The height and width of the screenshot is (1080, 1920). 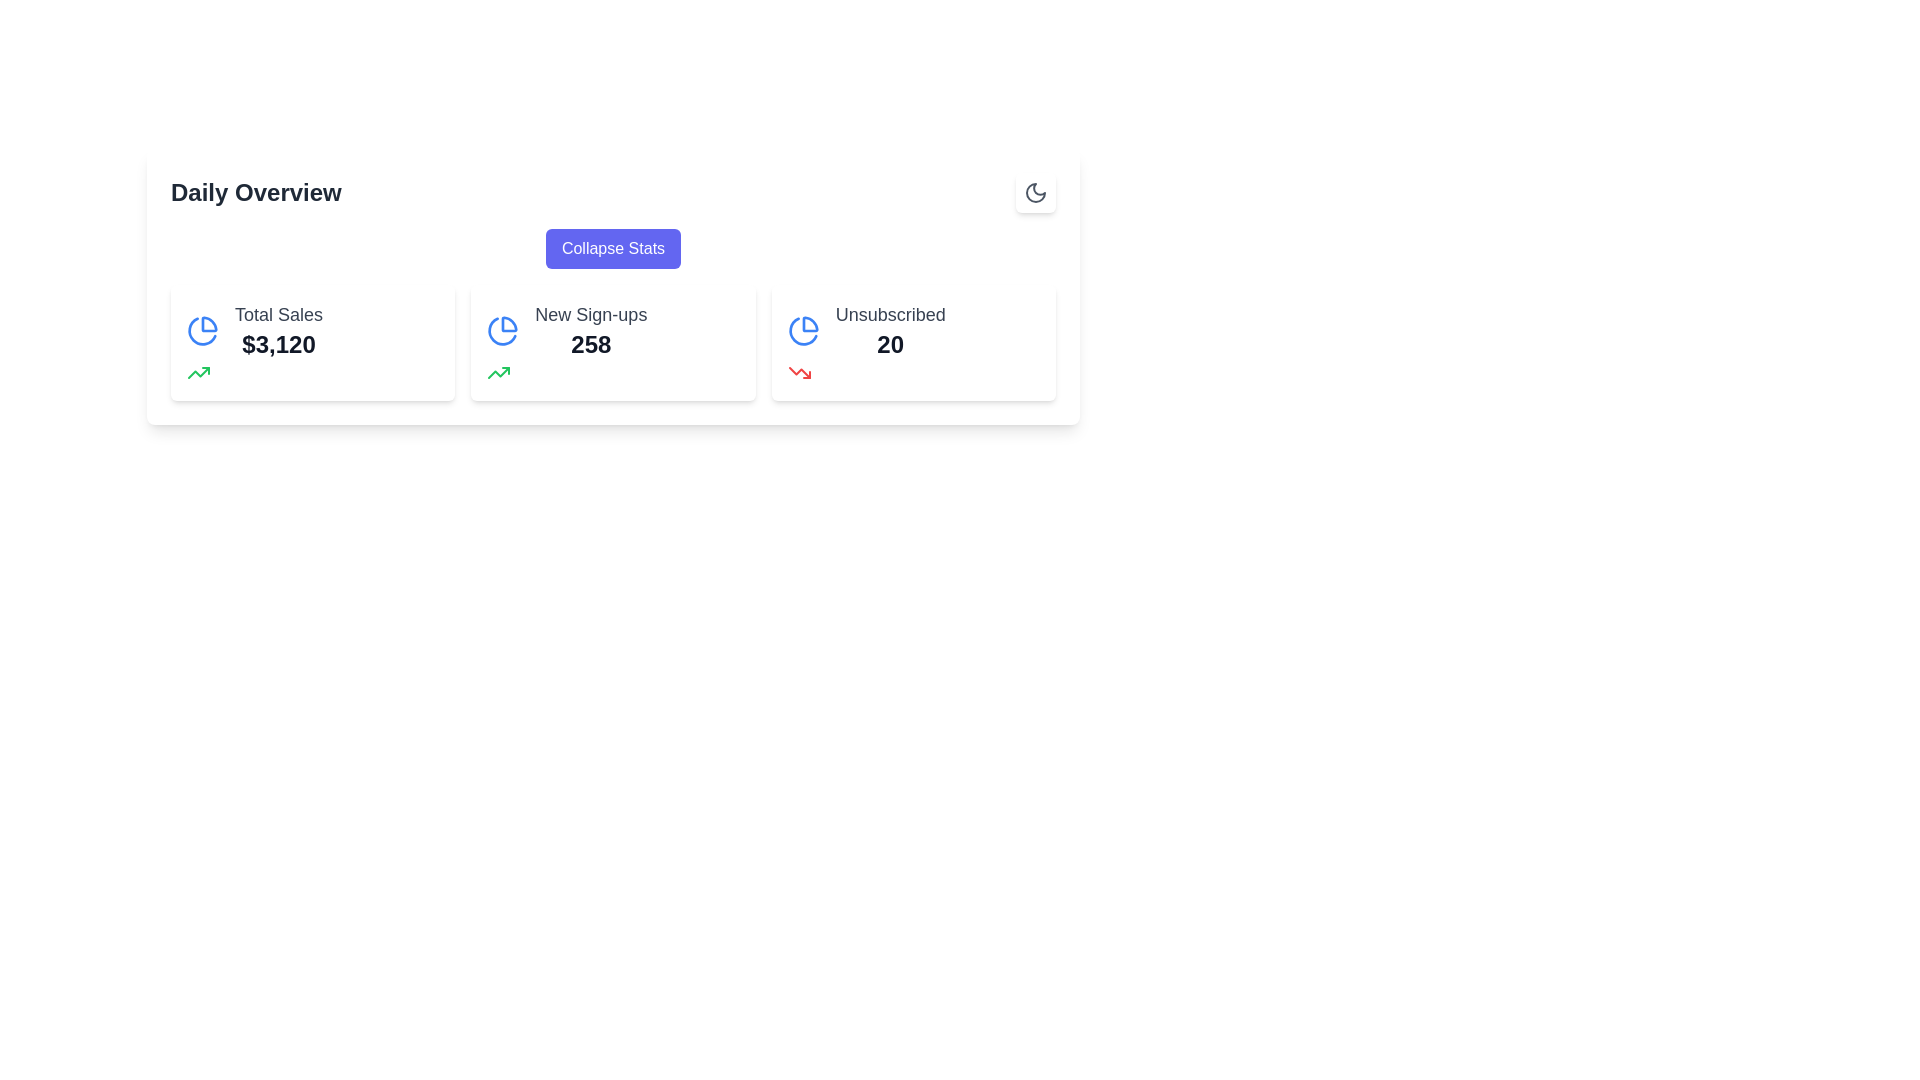 What do you see at coordinates (277, 315) in the screenshot?
I see `the 'Total Sales' label located at the top of the first card` at bounding box center [277, 315].